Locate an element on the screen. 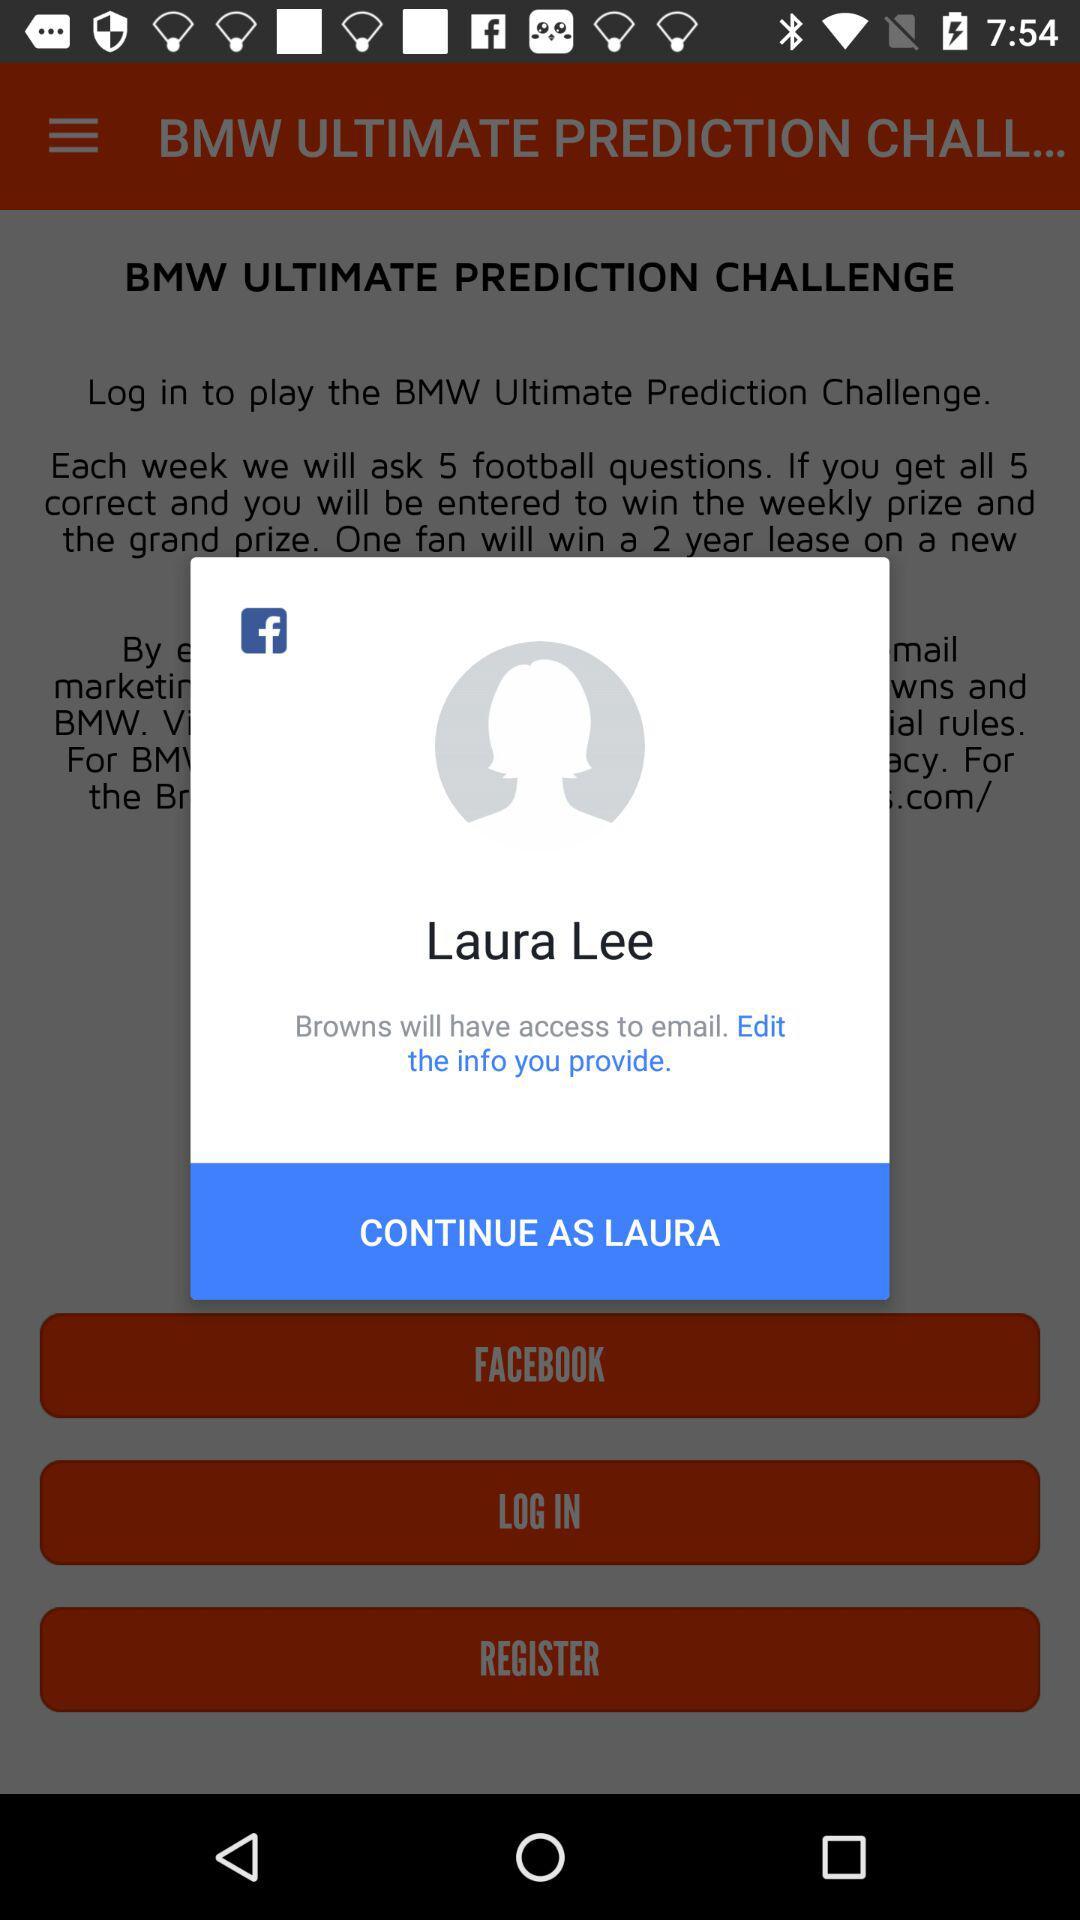 The image size is (1080, 1920). browns will have is located at coordinates (540, 1041).